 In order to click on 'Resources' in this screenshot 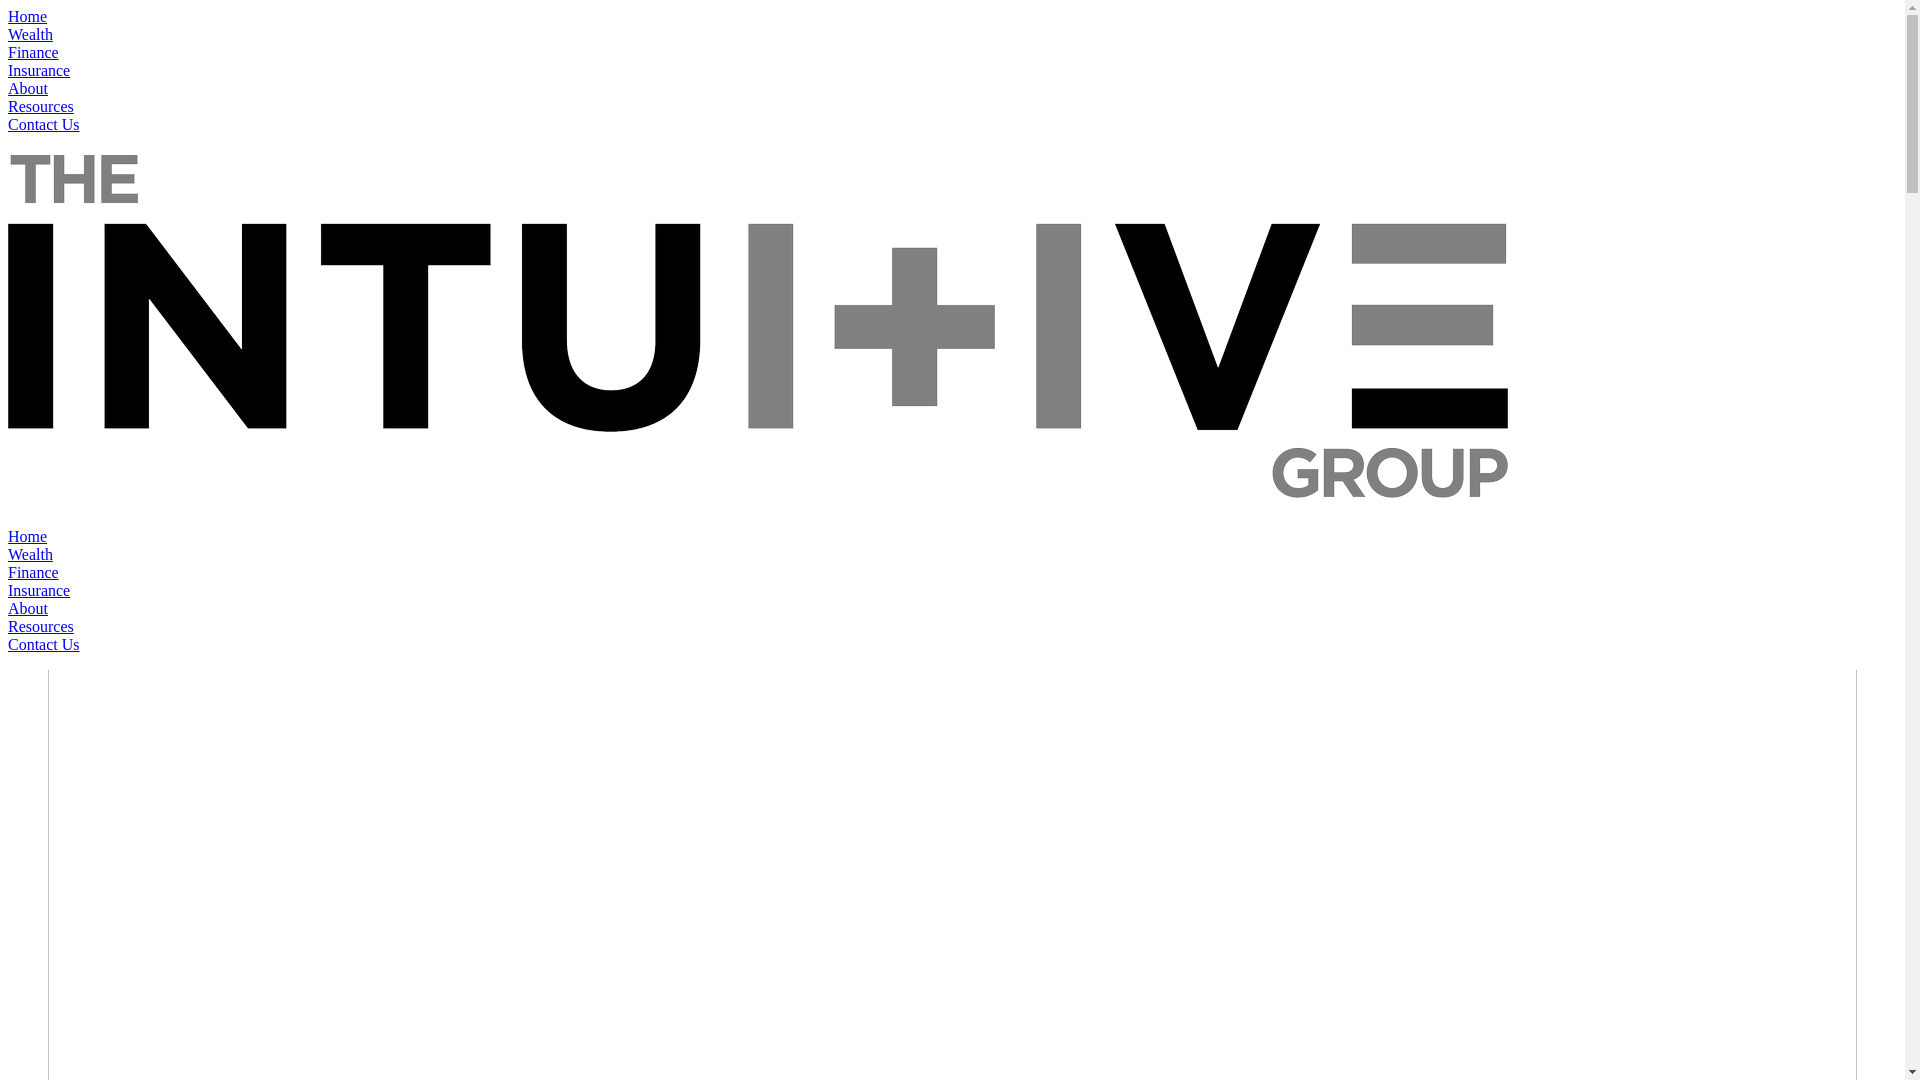, I will do `click(41, 625)`.